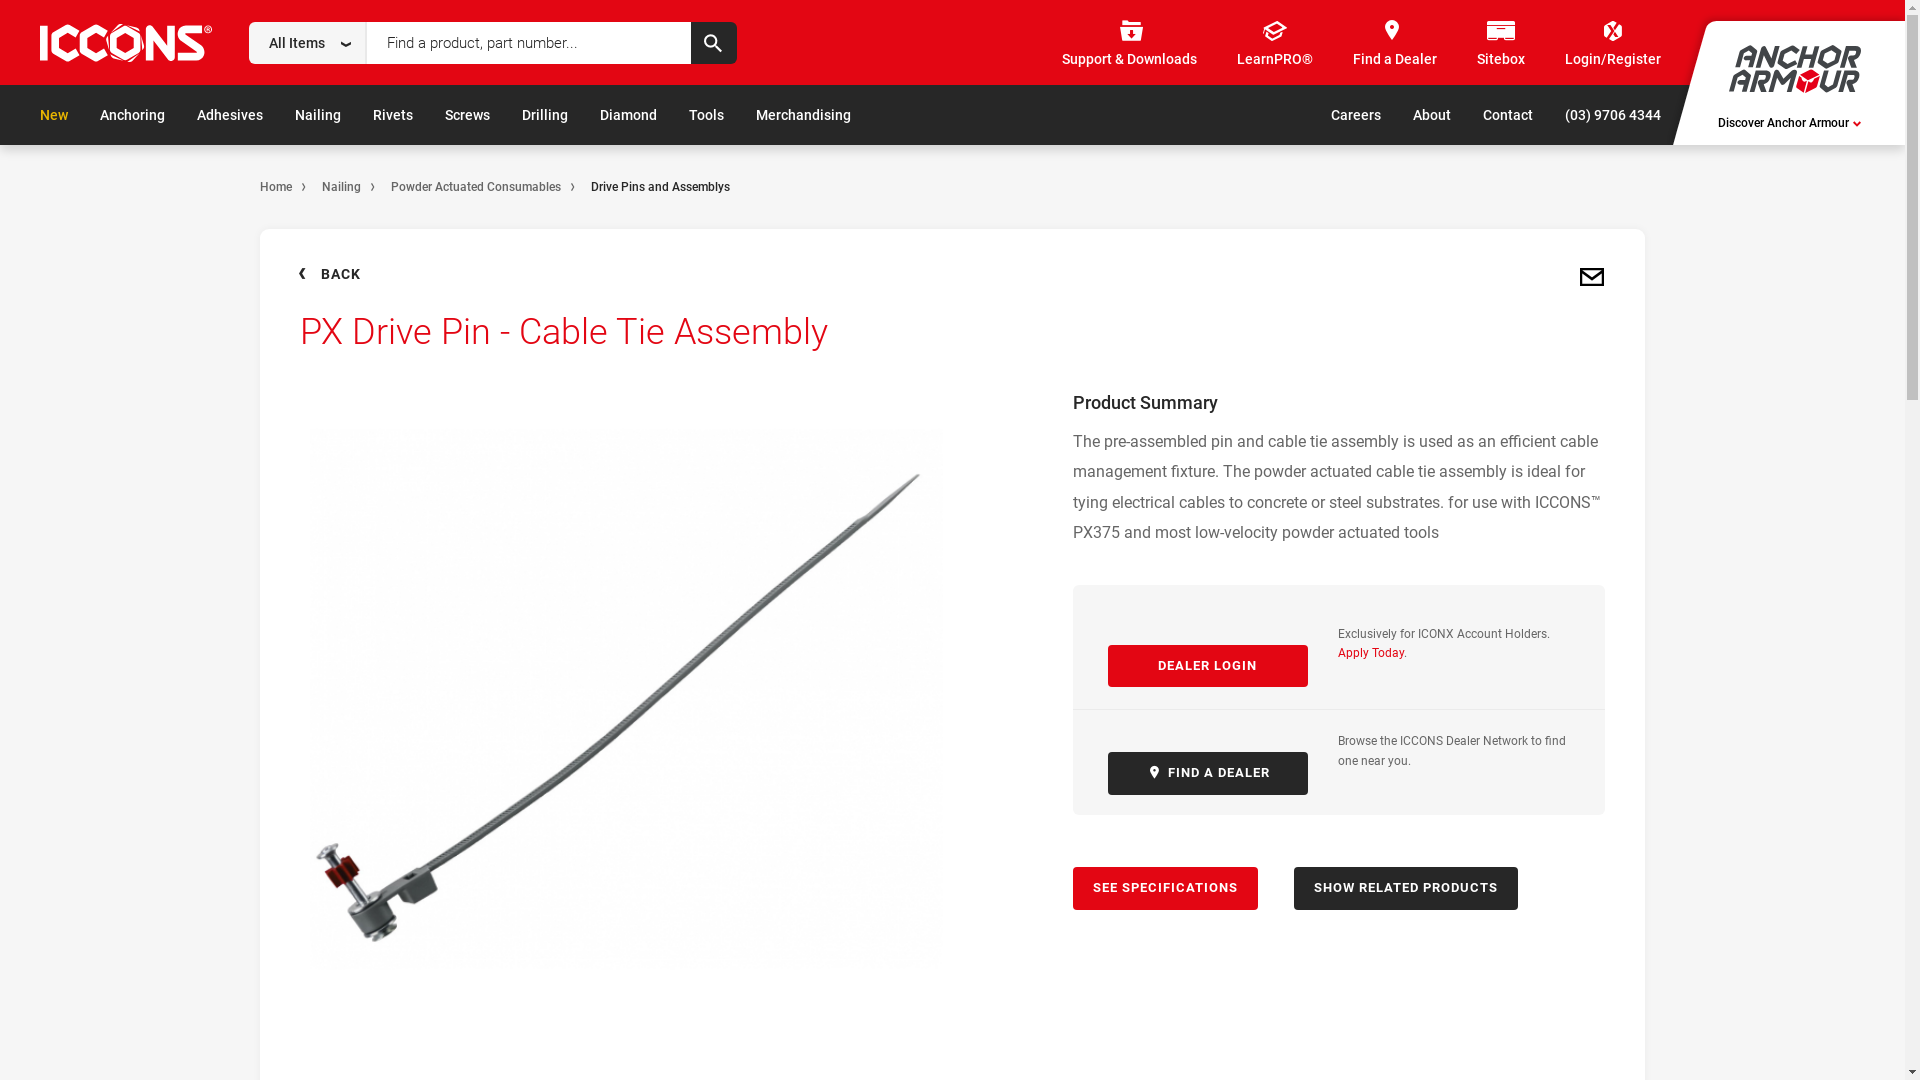  What do you see at coordinates (1573, 277) in the screenshot?
I see `'Share by Email'` at bounding box center [1573, 277].